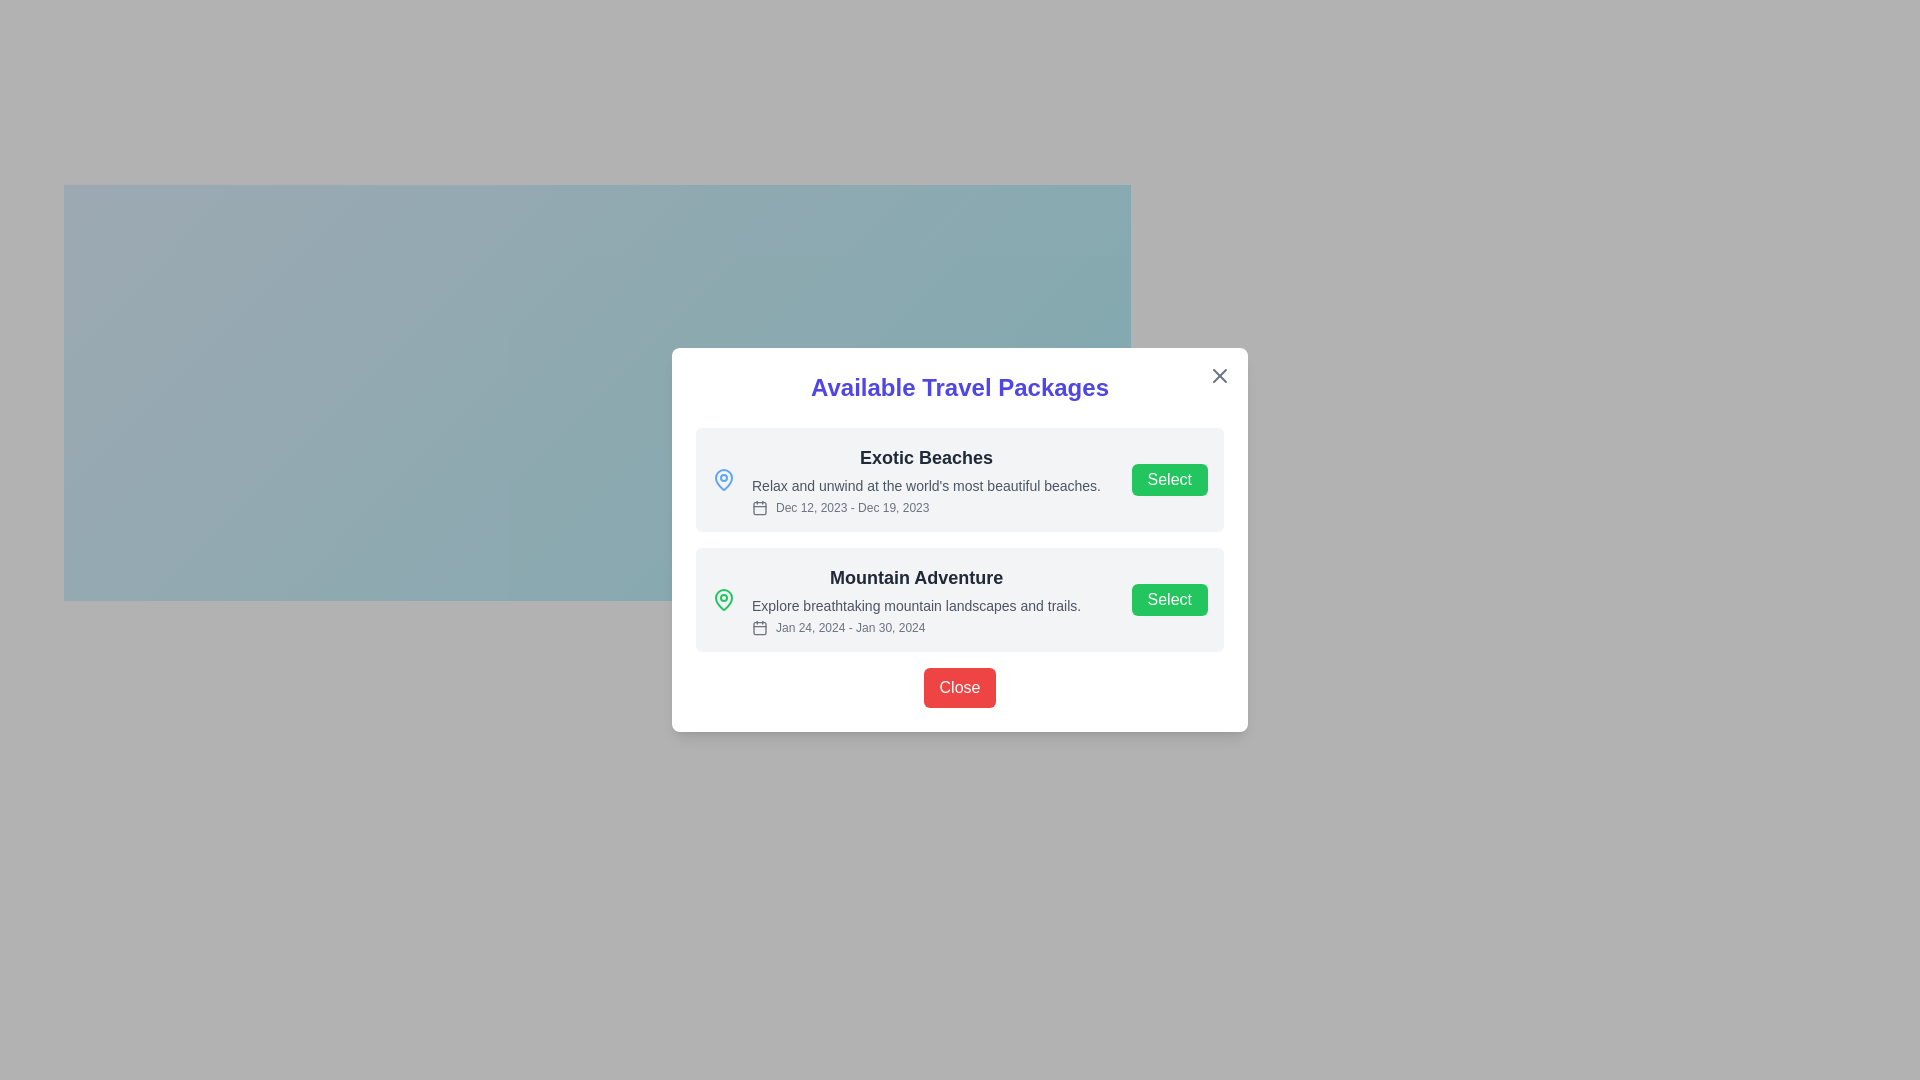 The image size is (1920, 1080). What do you see at coordinates (915, 599) in the screenshot?
I see `the Informational Text Block that provides an overview of the travel package located in the modal titled 'Available Travel Packages', situated between 'Exotic Beaches' package and 'Select' button` at bounding box center [915, 599].